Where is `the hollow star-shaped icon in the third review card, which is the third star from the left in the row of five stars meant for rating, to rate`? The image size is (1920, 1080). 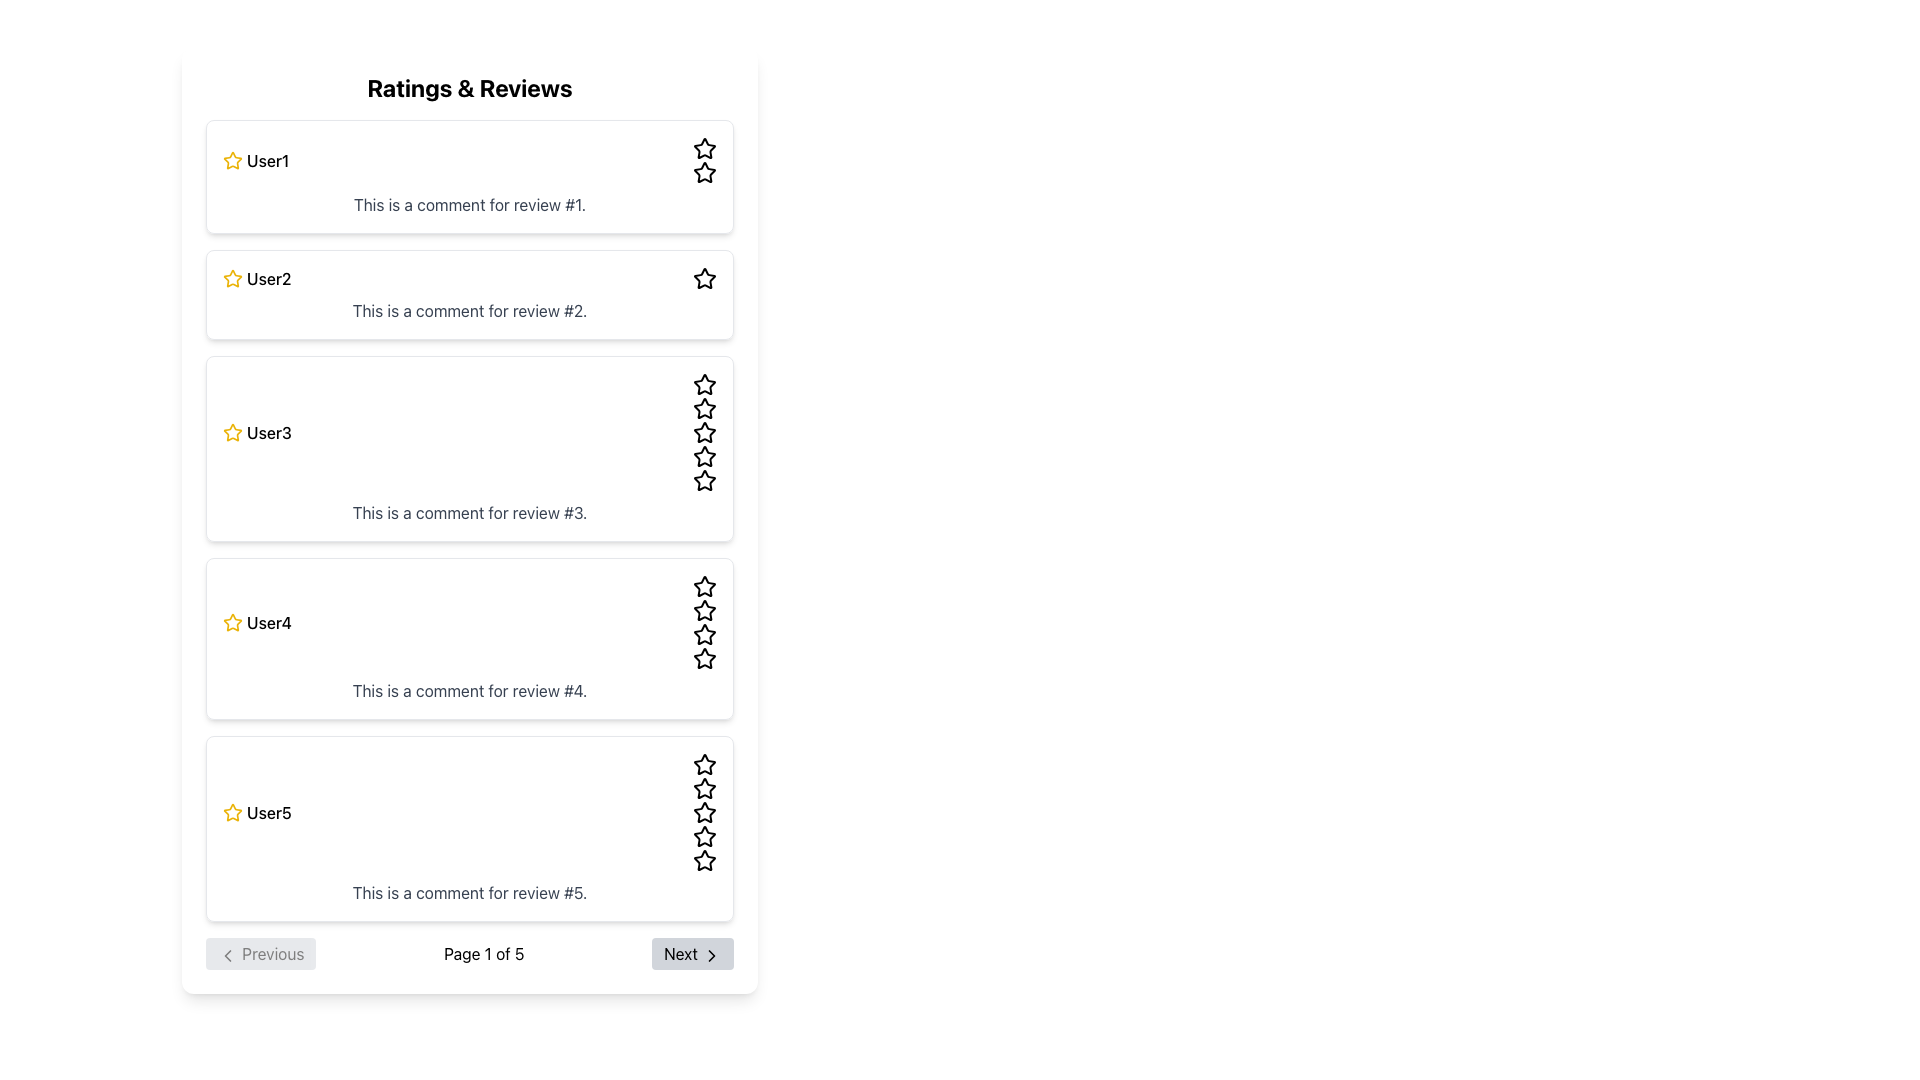 the hollow star-shaped icon in the third review card, which is the third star from the left in the row of five stars meant for rating, to rate is located at coordinates (705, 384).